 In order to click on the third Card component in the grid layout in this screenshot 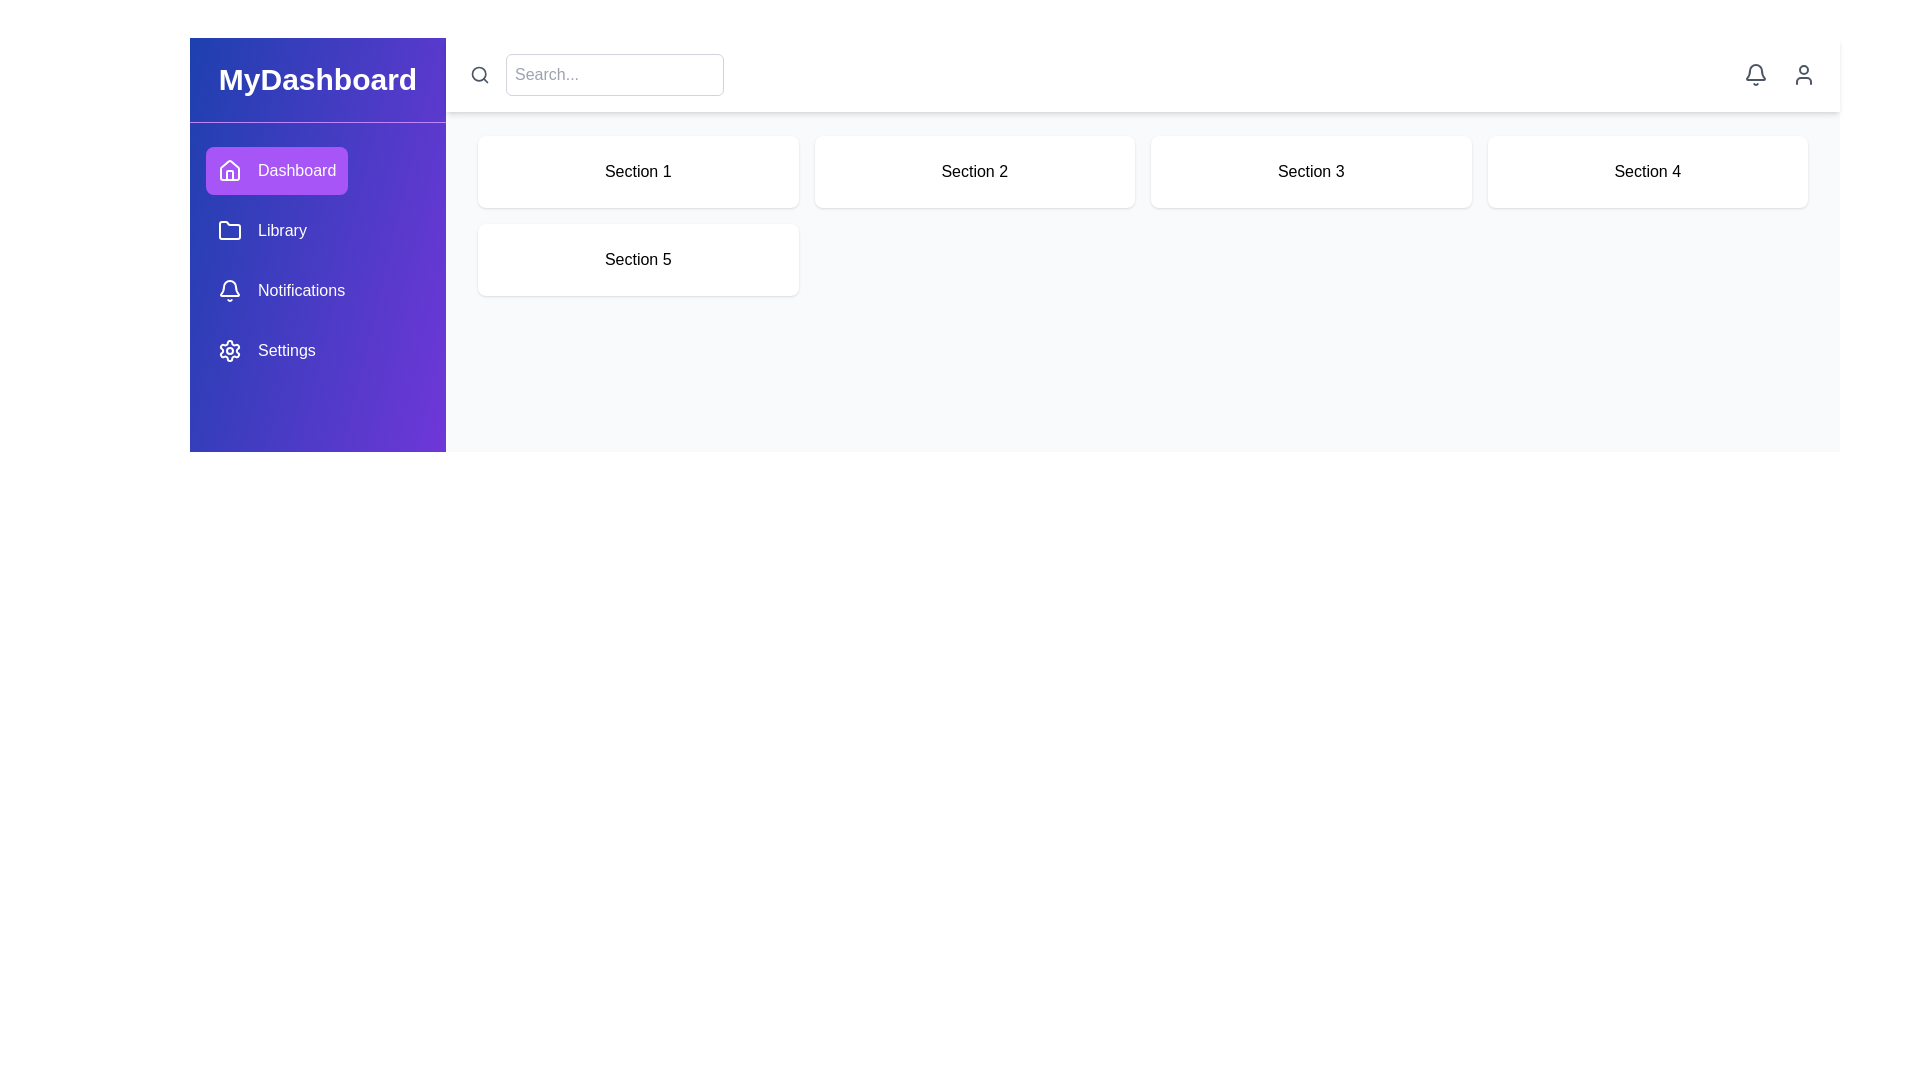, I will do `click(1311, 171)`.